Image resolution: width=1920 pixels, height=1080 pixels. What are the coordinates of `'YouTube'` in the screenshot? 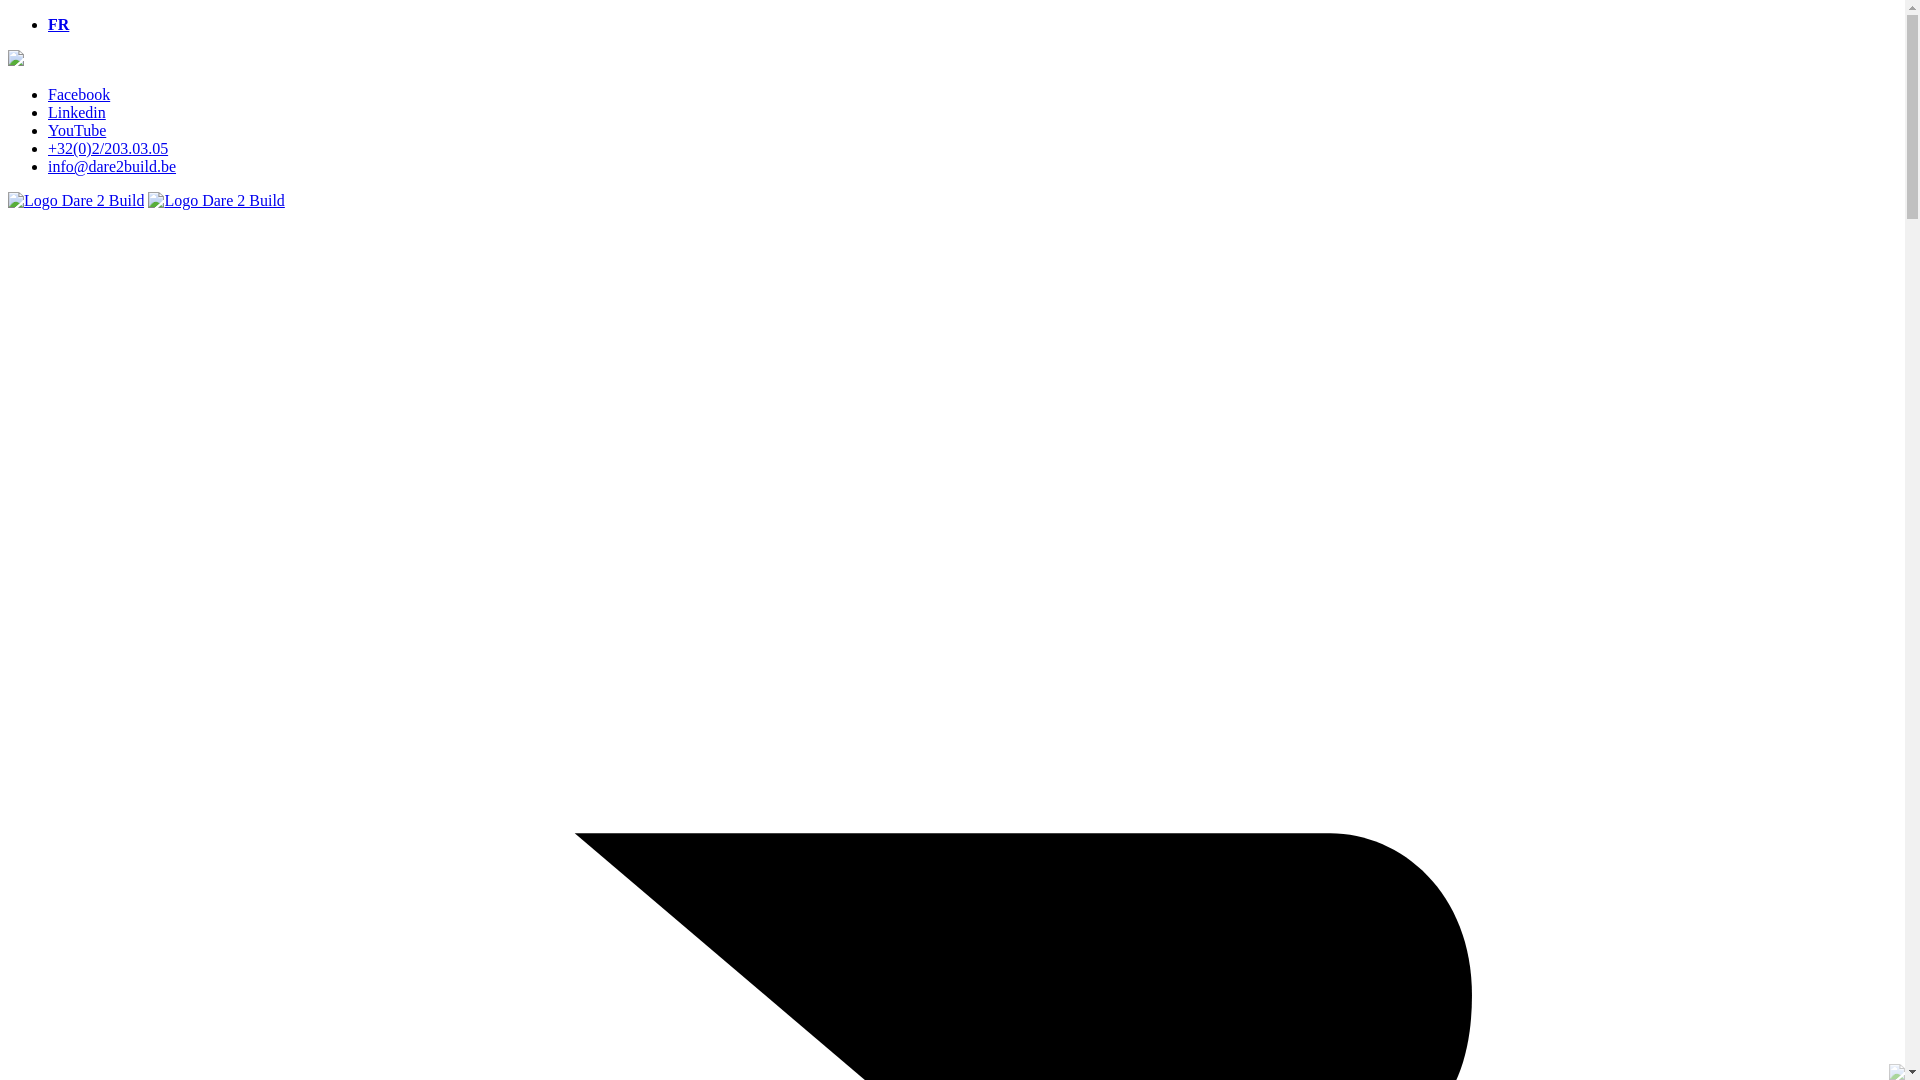 It's located at (76, 130).